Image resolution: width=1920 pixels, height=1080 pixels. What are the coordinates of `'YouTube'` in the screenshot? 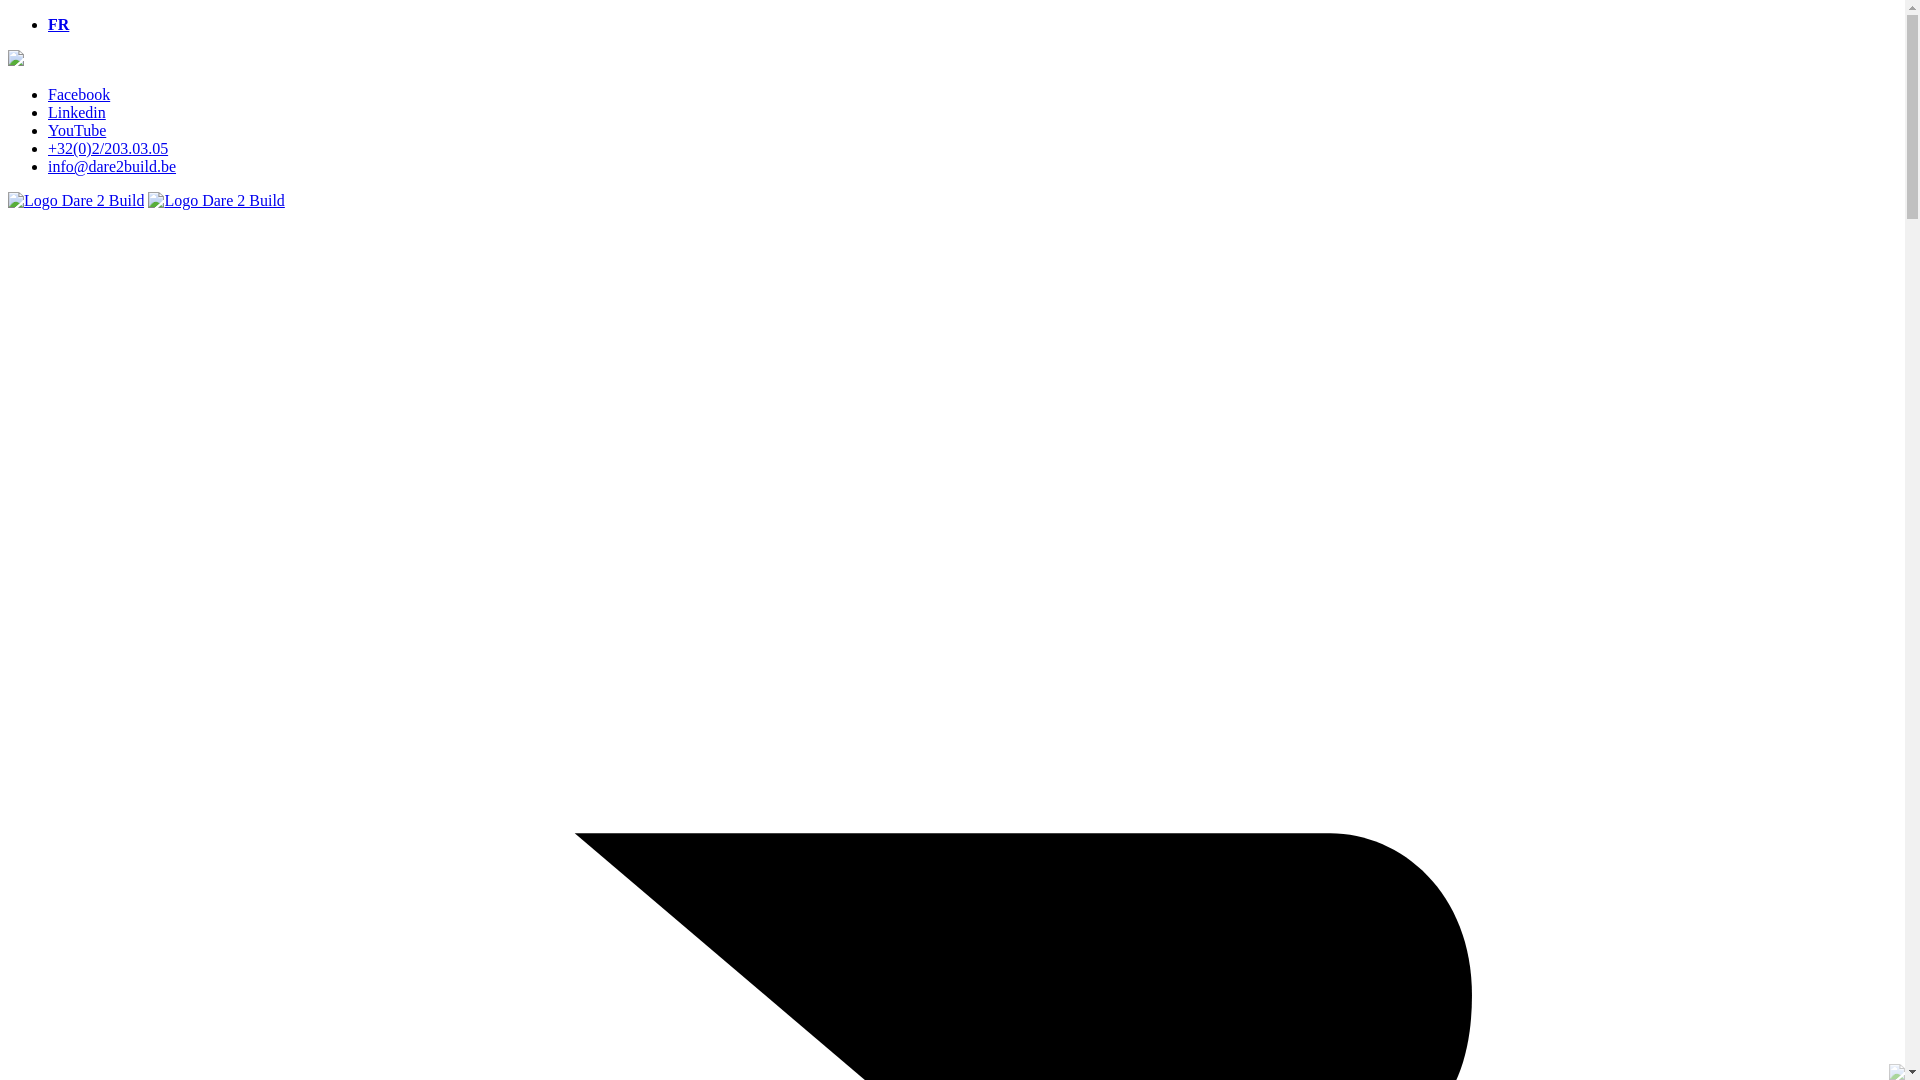 It's located at (76, 130).